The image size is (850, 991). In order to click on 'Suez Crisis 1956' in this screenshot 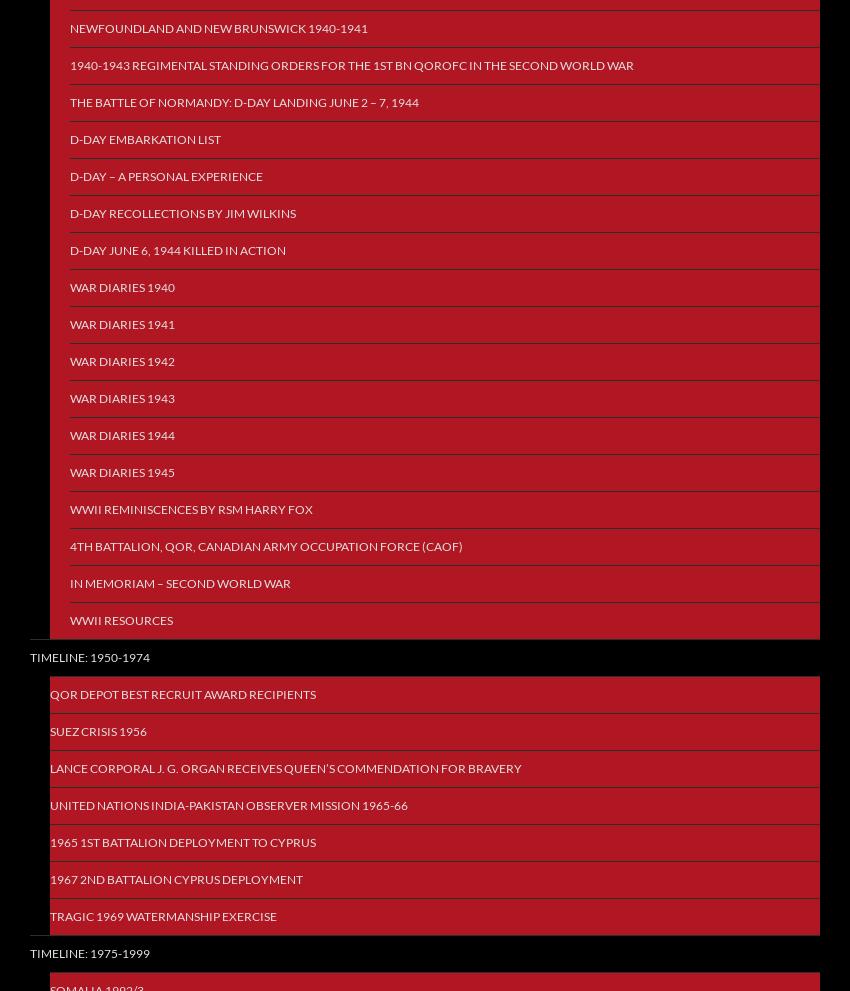, I will do `click(97, 730)`.